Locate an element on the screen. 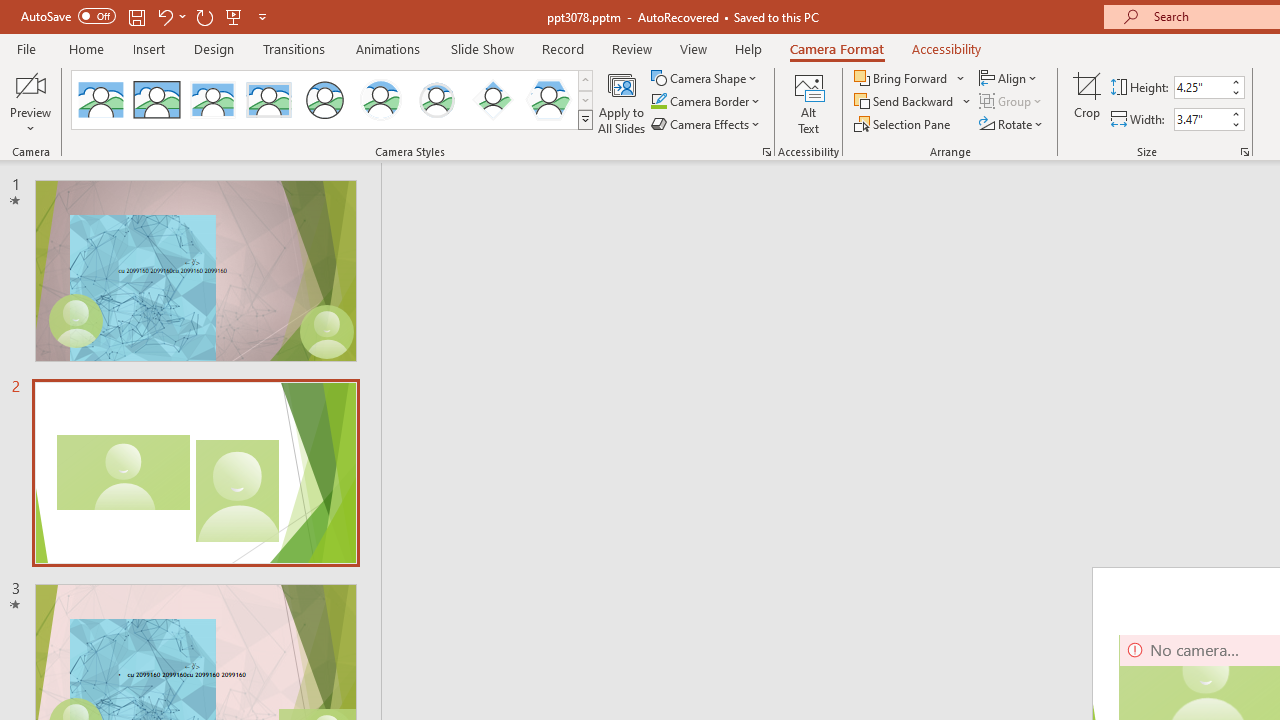 The height and width of the screenshot is (720, 1280). 'Center Shadow Hexagon' is located at coordinates (549, 100).